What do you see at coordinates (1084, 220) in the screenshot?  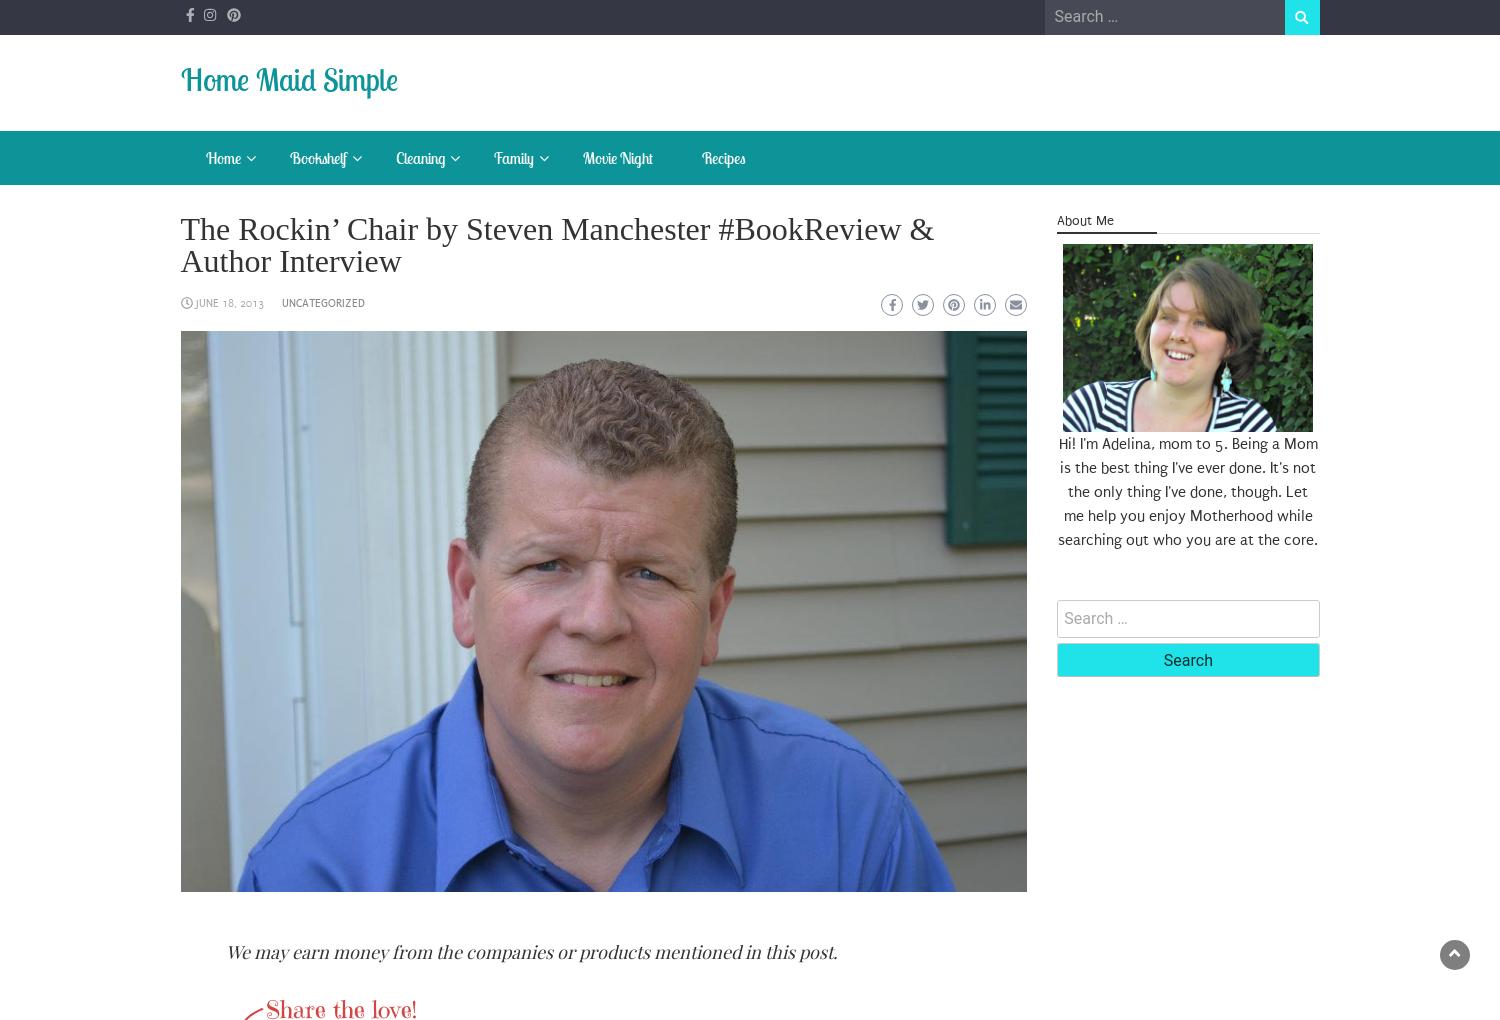 I see `'About Me'` at bounding box center [1084, 220].